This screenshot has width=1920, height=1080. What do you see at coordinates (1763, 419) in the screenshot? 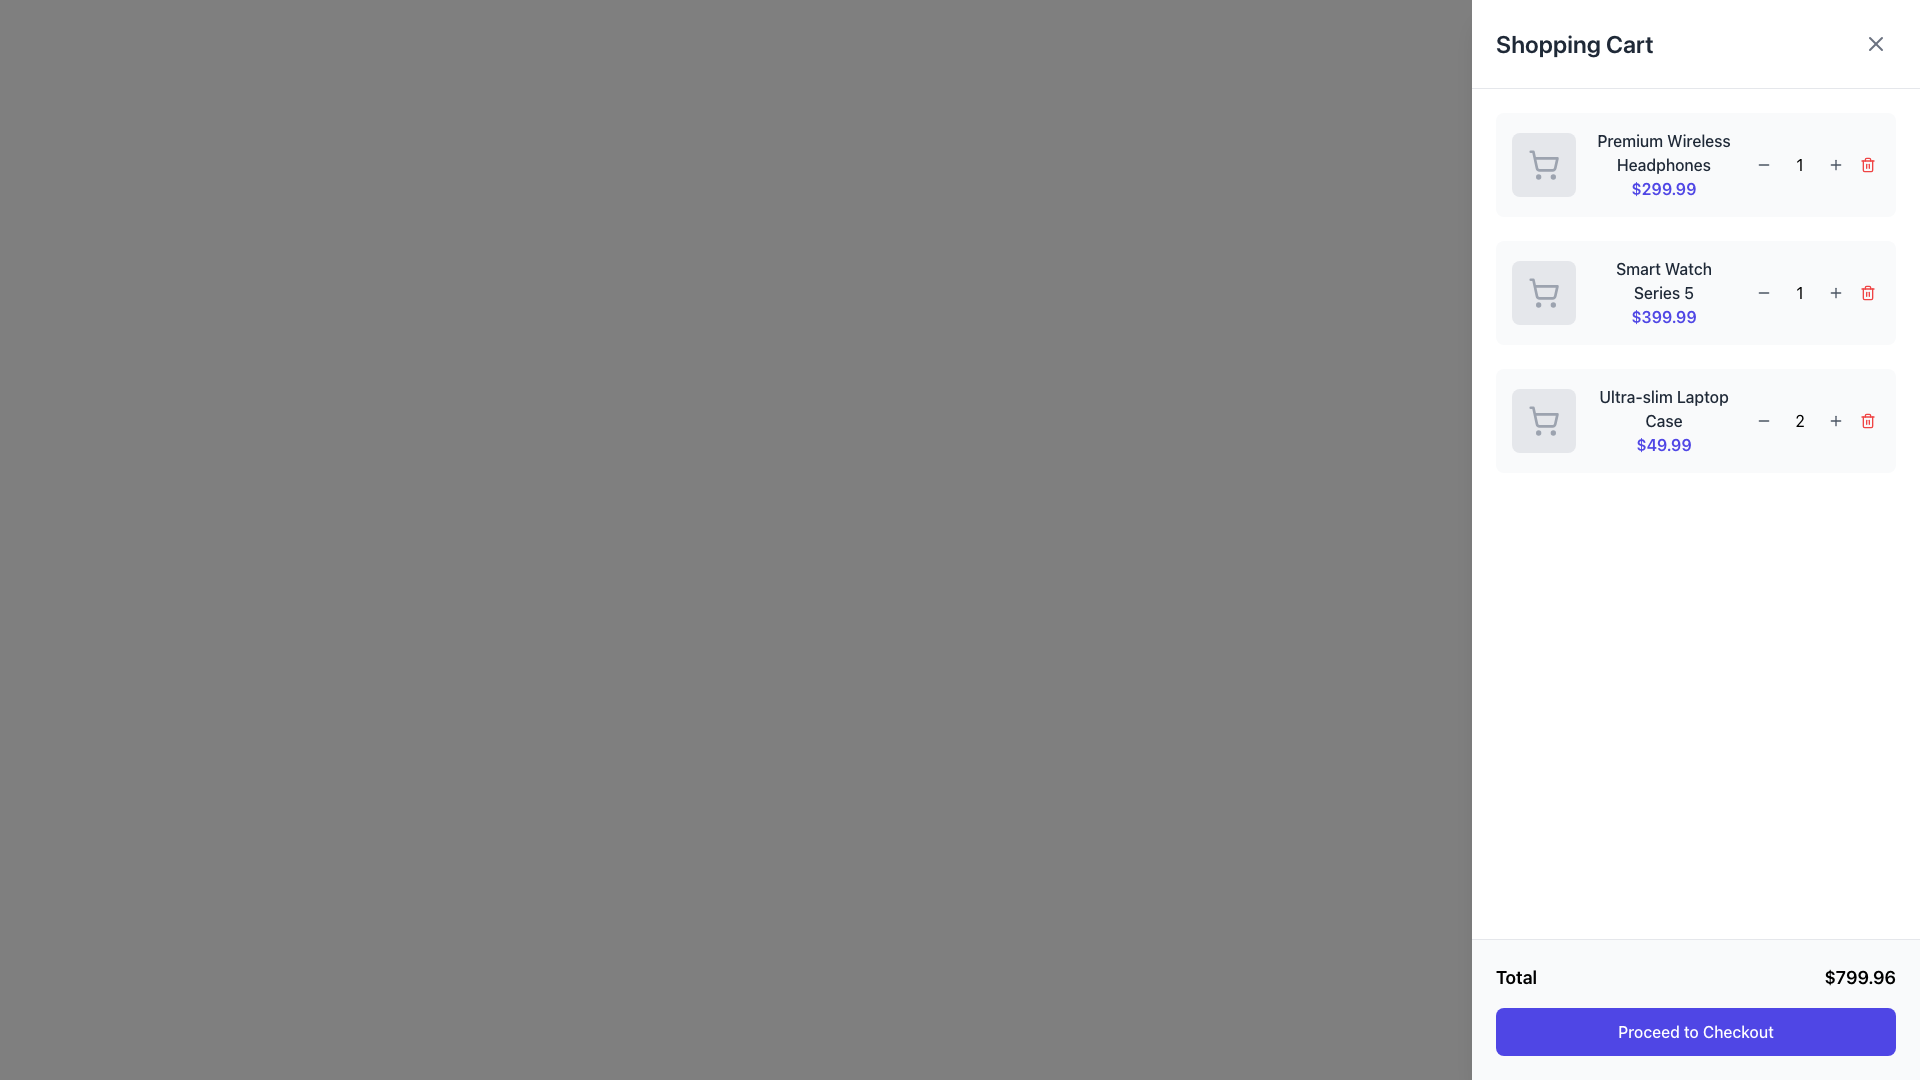
I see `the decrease quantity button located to the left of the quantity counter for 'Ultra-slim Laptop Case' in the shopping cart` at bounding box center [1763, 419].